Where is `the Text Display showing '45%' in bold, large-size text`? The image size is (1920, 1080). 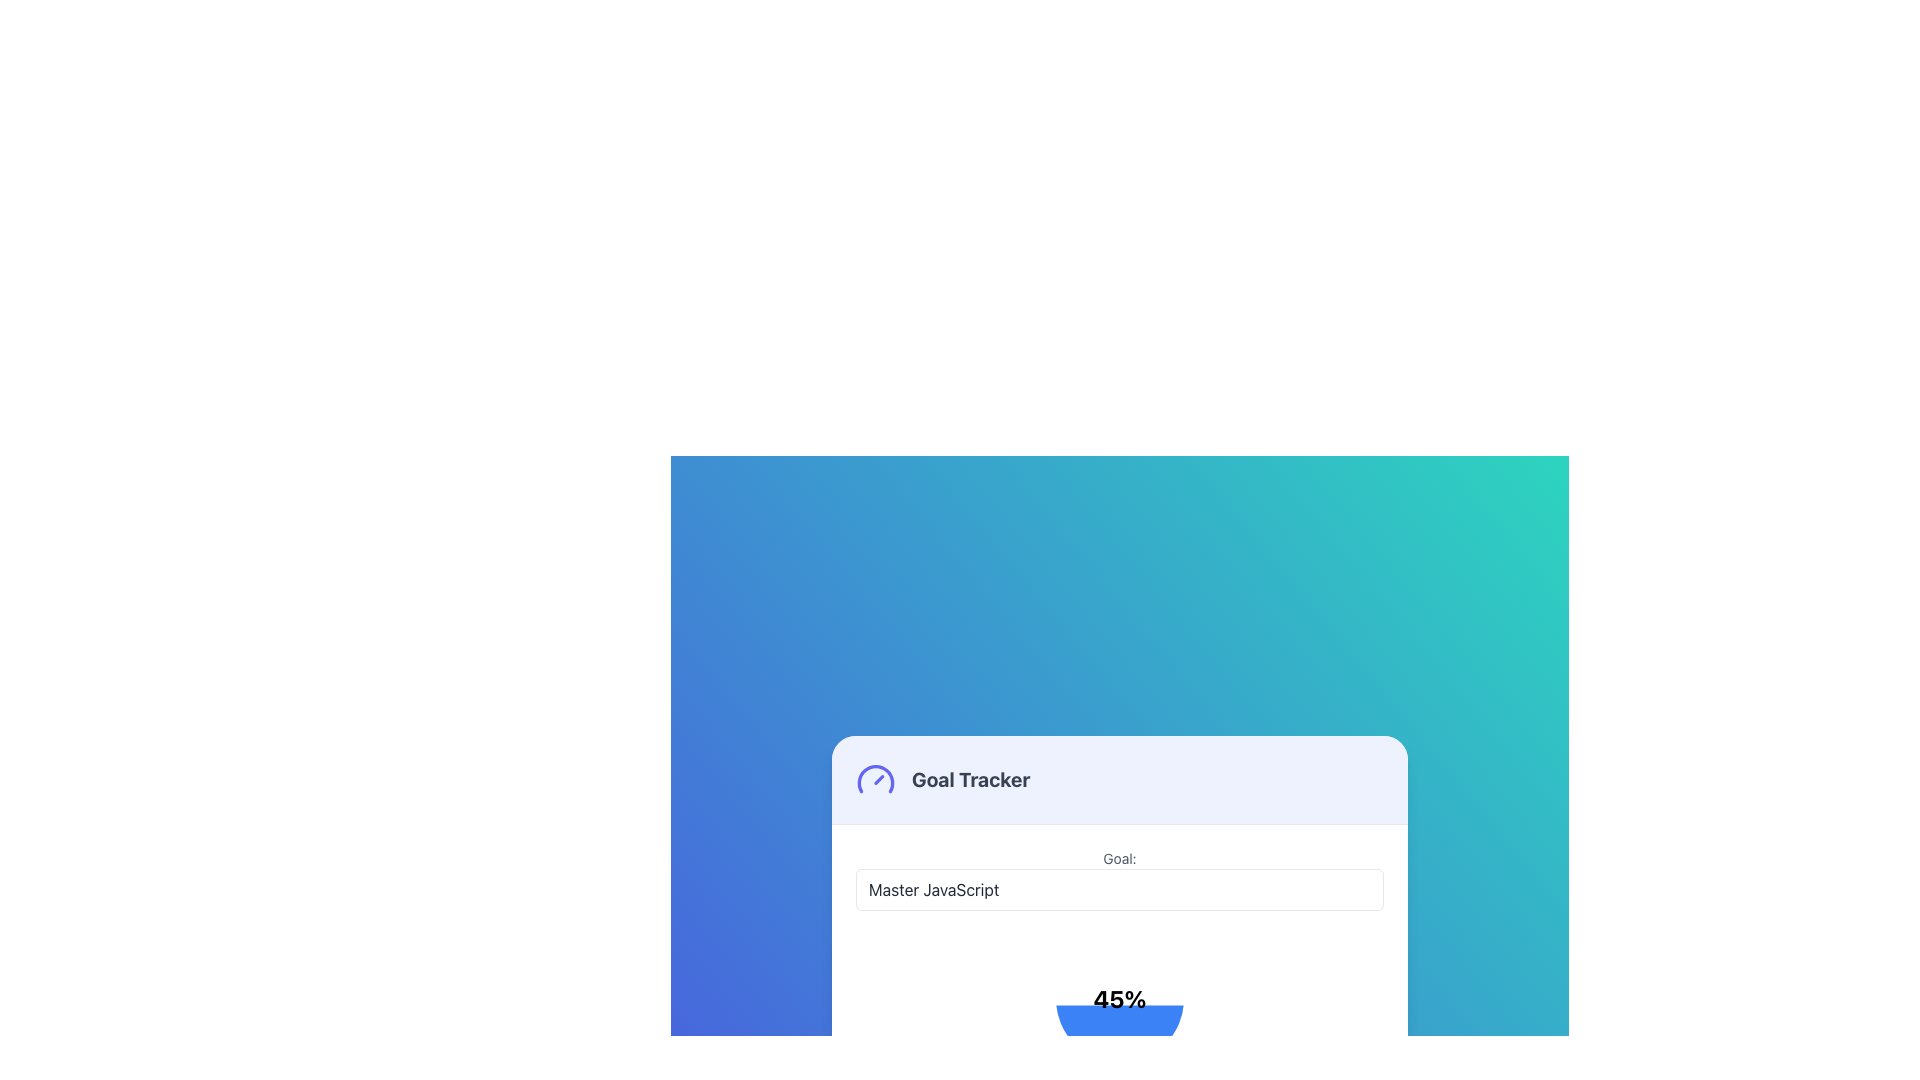 the Text Display showing '45%' in bold, large-size text is located at coordinates (1118, 999).